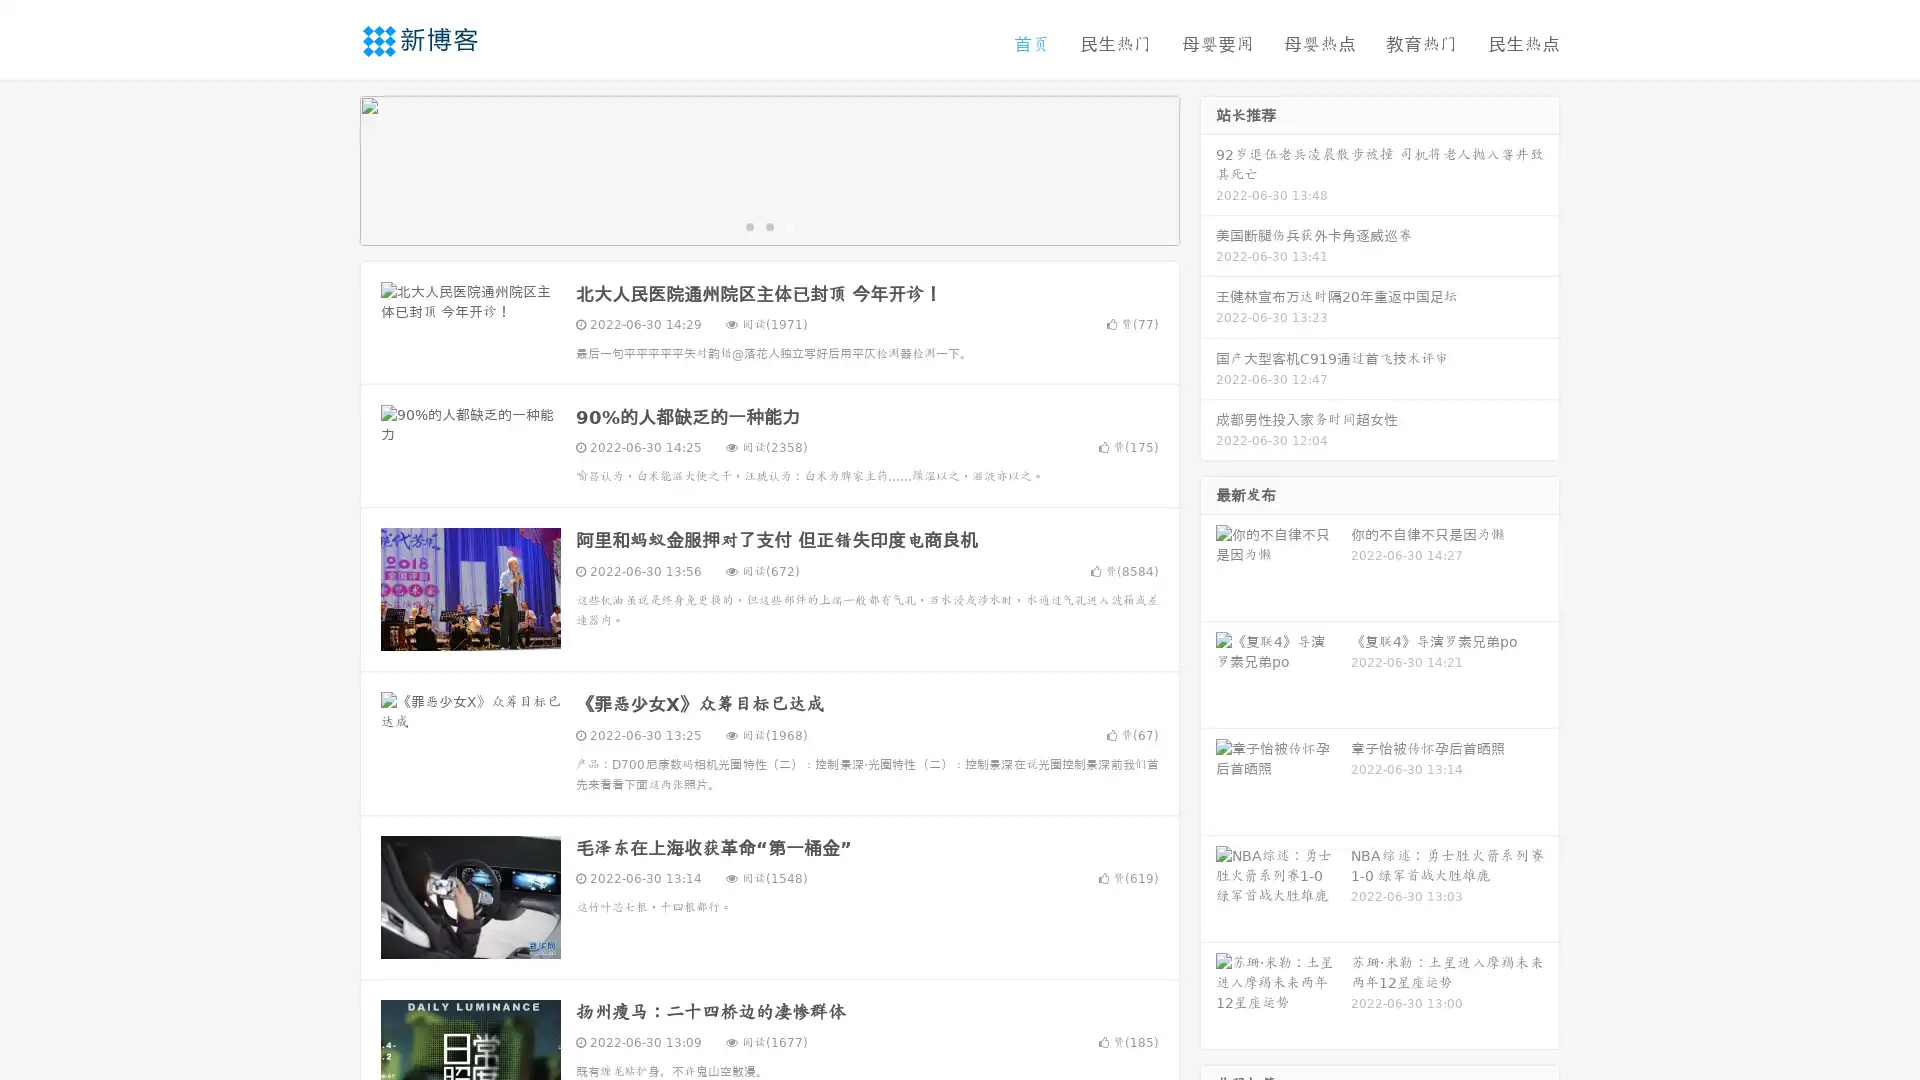 This screenshot has width=1920, height=1080. I want to click on Go to slide 3, so click(789, 225).